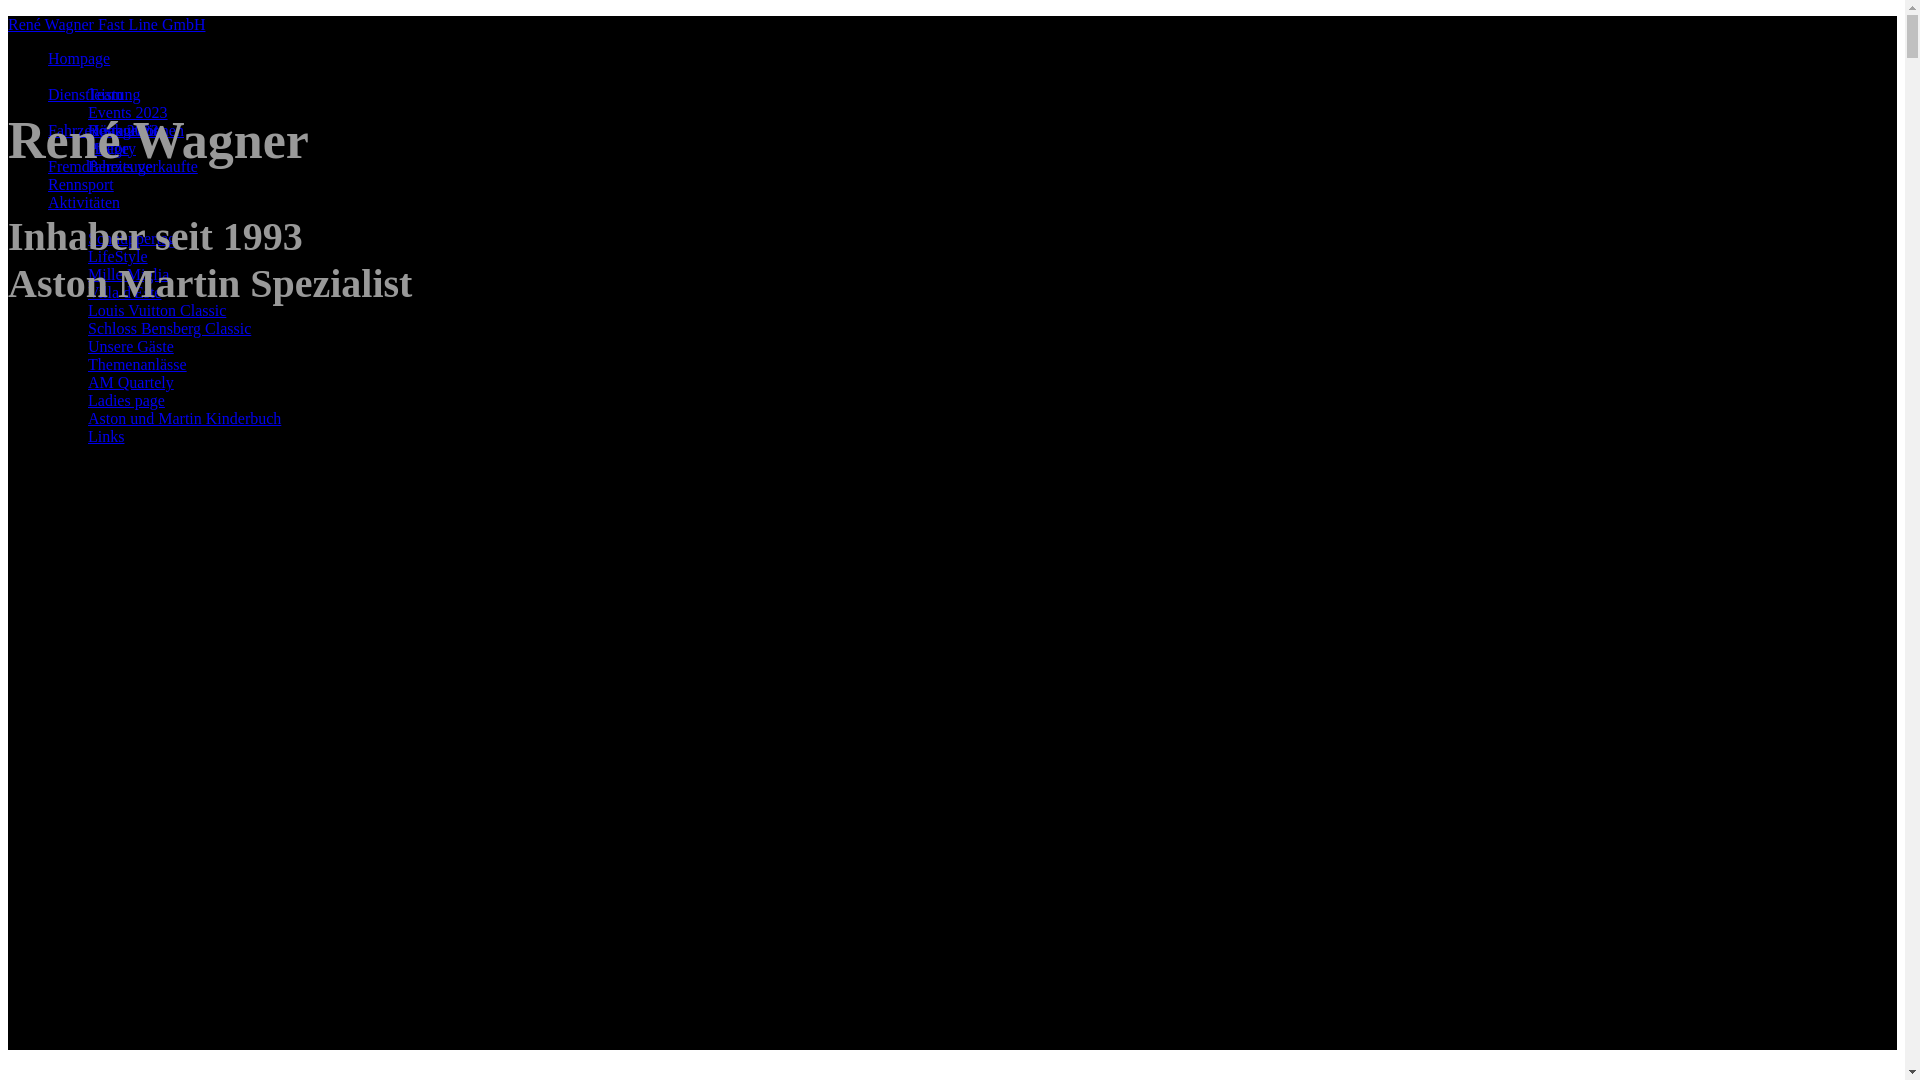 The height and width of the screenshot is (1080, 1920). What do you see at coordinates (169, 327) in the screenshot?
I see `'Schloss Bensberg Classic'` at bounding box center [169, 327].